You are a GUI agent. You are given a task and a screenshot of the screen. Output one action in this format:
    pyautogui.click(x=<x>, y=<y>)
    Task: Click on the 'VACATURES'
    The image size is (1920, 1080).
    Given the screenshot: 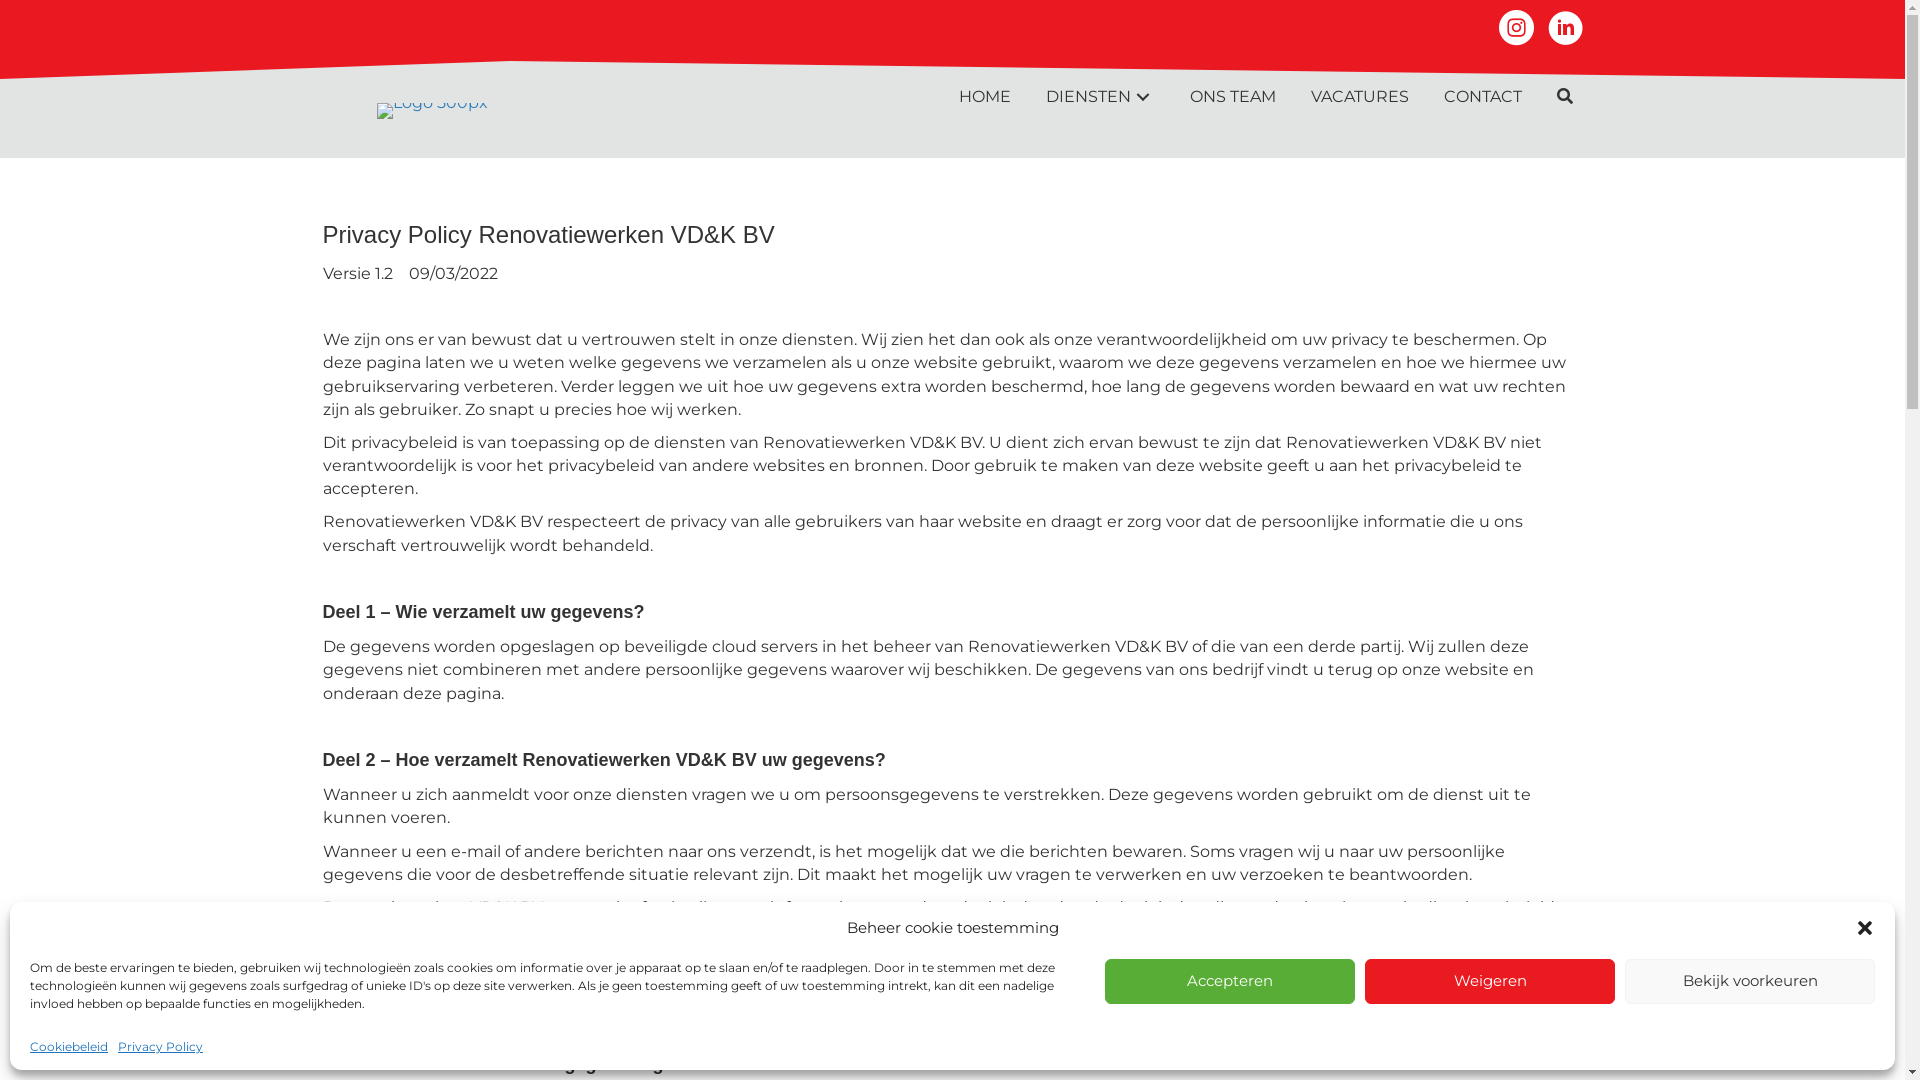 What is the action you would take?
    pyautogui.click(x=1358, y=96)
    